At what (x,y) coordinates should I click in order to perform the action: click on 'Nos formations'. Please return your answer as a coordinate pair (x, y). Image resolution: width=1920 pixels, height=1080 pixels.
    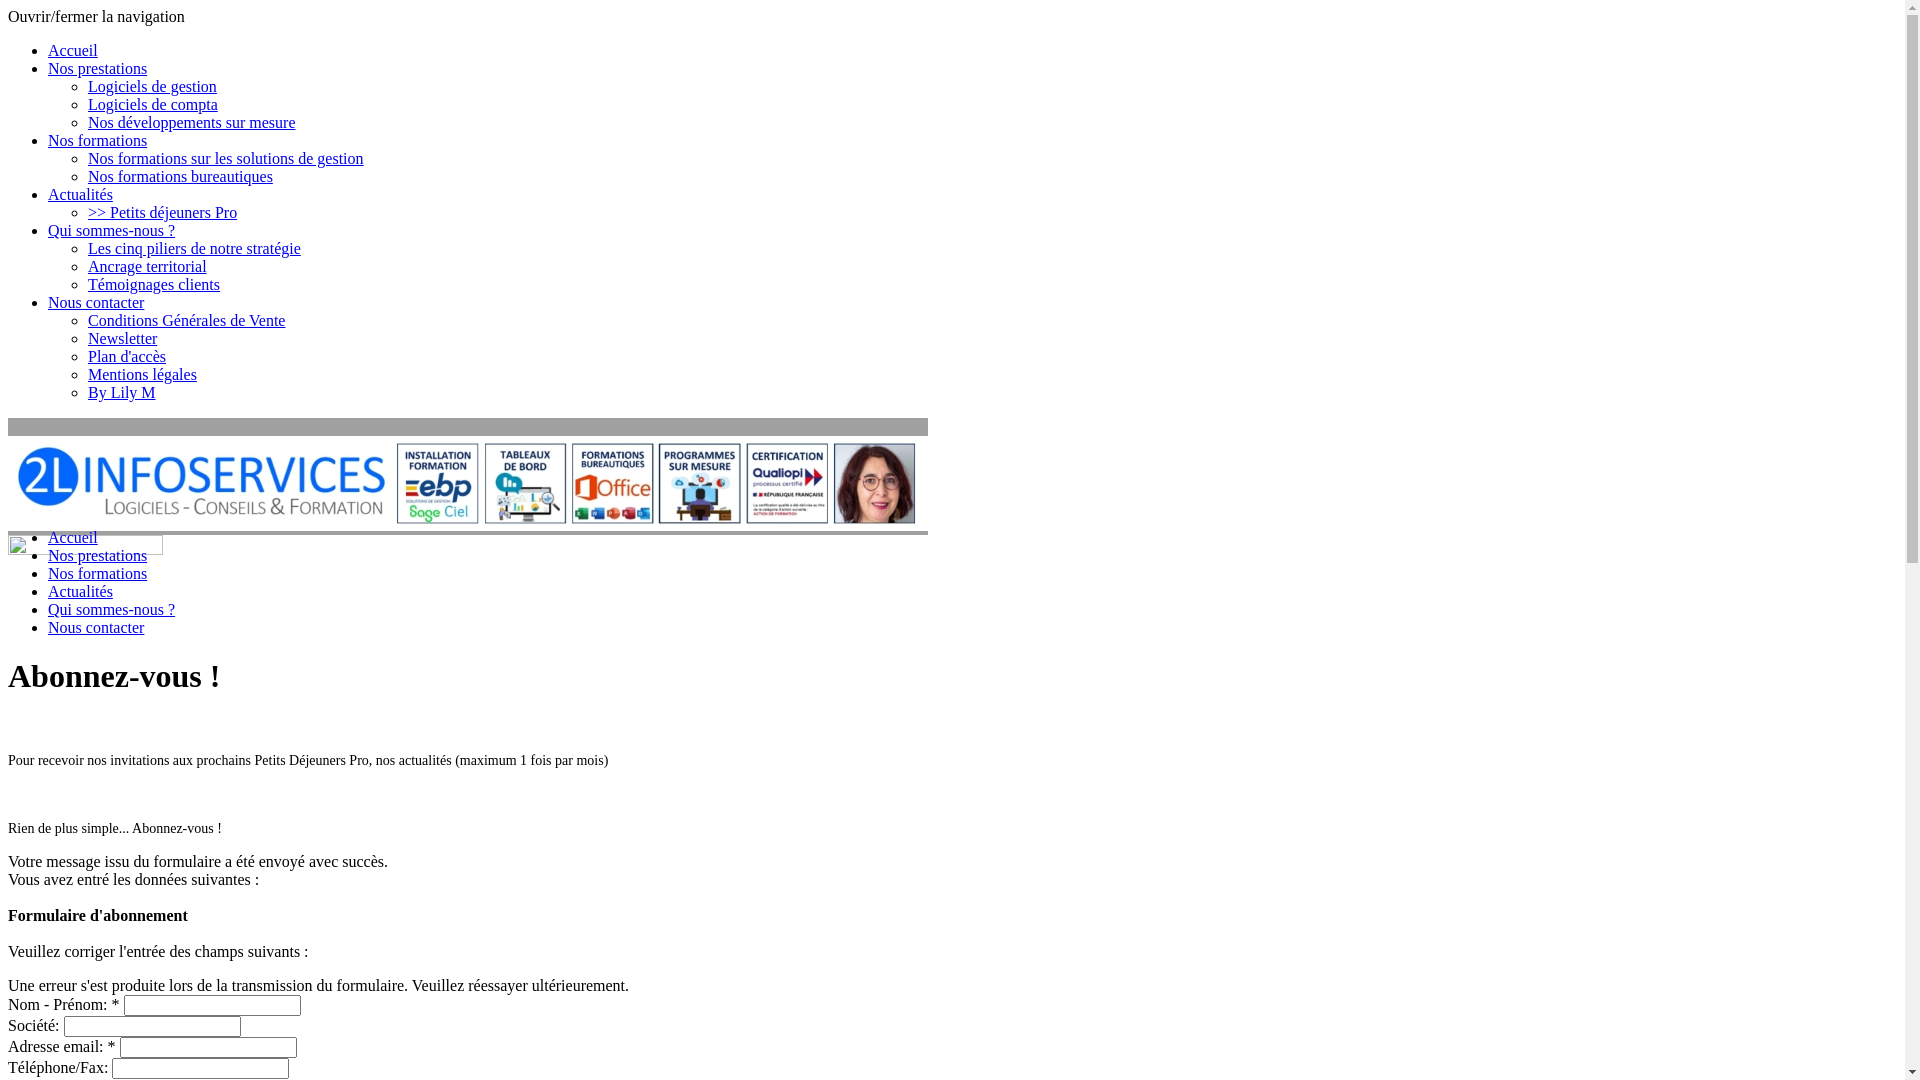
    Looking at the image, I should click on (96, 139).